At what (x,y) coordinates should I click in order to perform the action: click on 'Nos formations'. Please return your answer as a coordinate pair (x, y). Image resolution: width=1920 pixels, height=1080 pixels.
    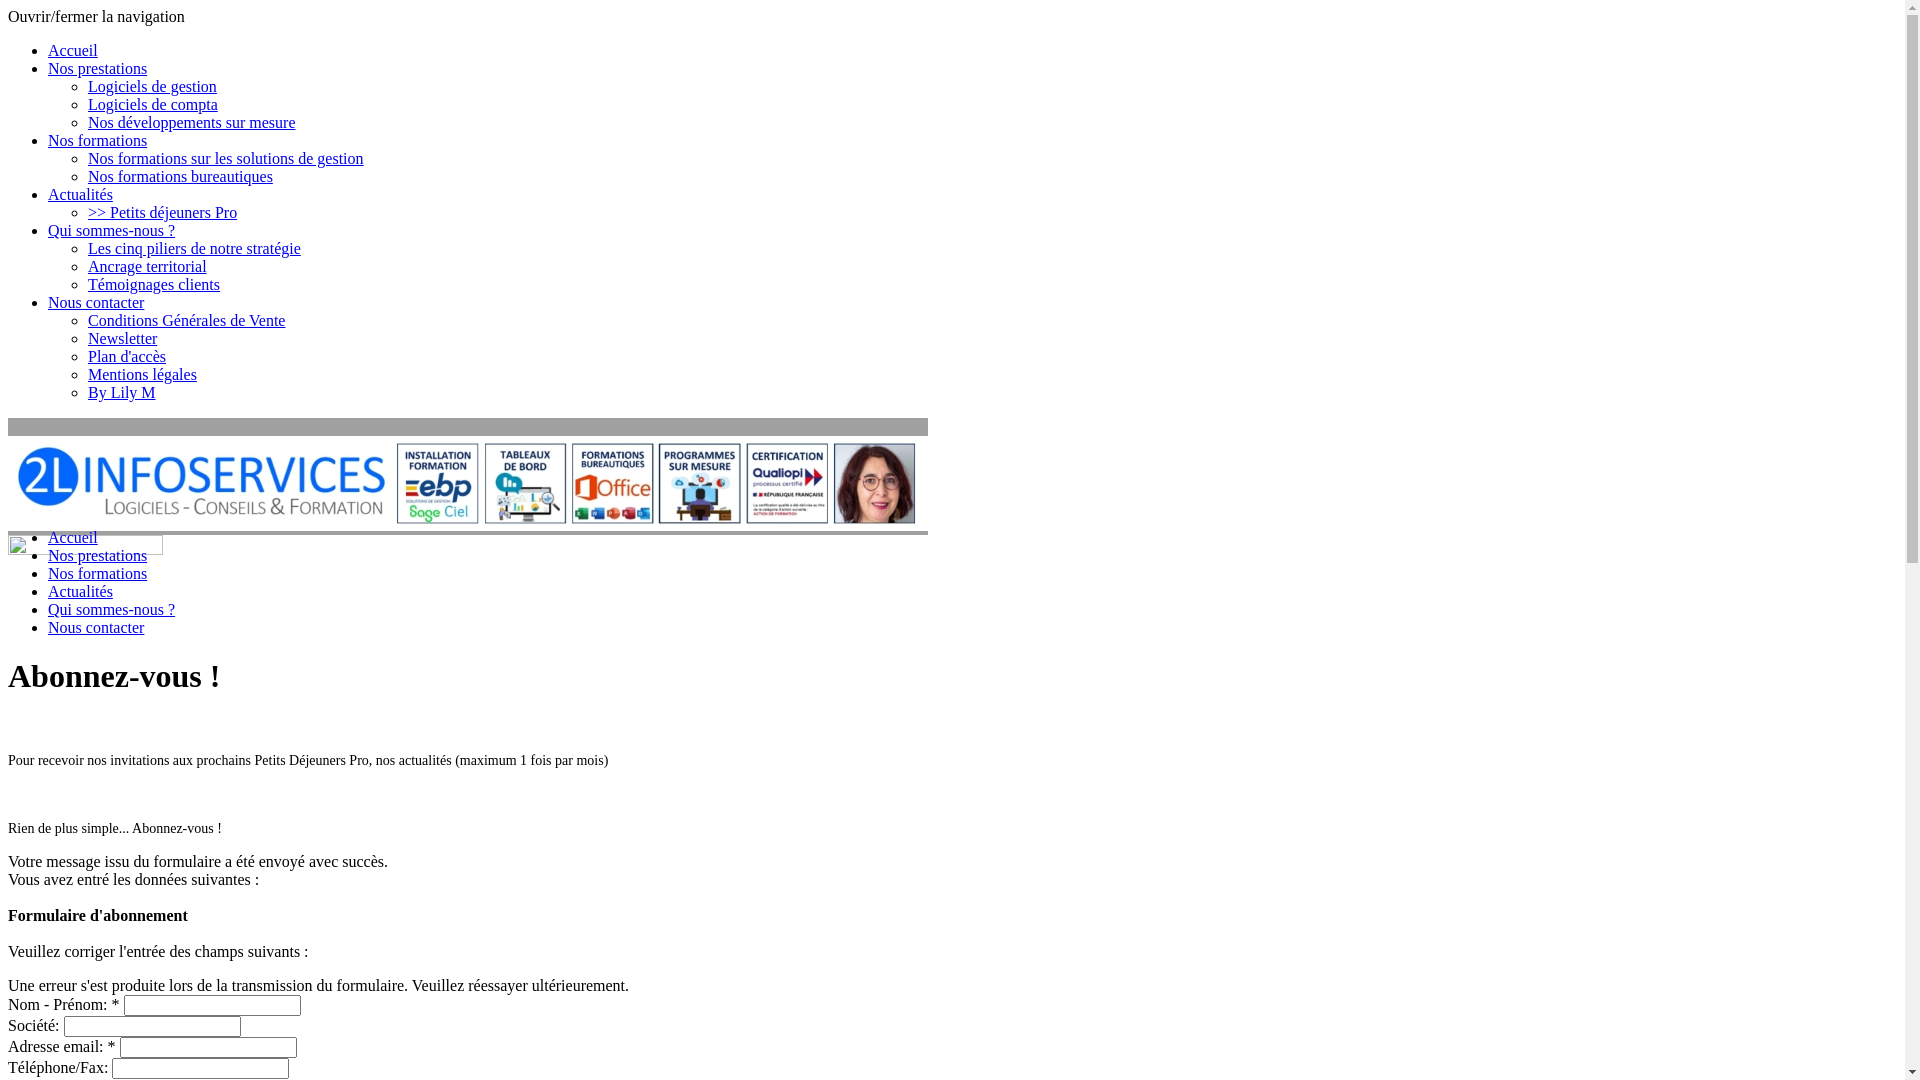
    Looking at the image, I should click on (96, 139).